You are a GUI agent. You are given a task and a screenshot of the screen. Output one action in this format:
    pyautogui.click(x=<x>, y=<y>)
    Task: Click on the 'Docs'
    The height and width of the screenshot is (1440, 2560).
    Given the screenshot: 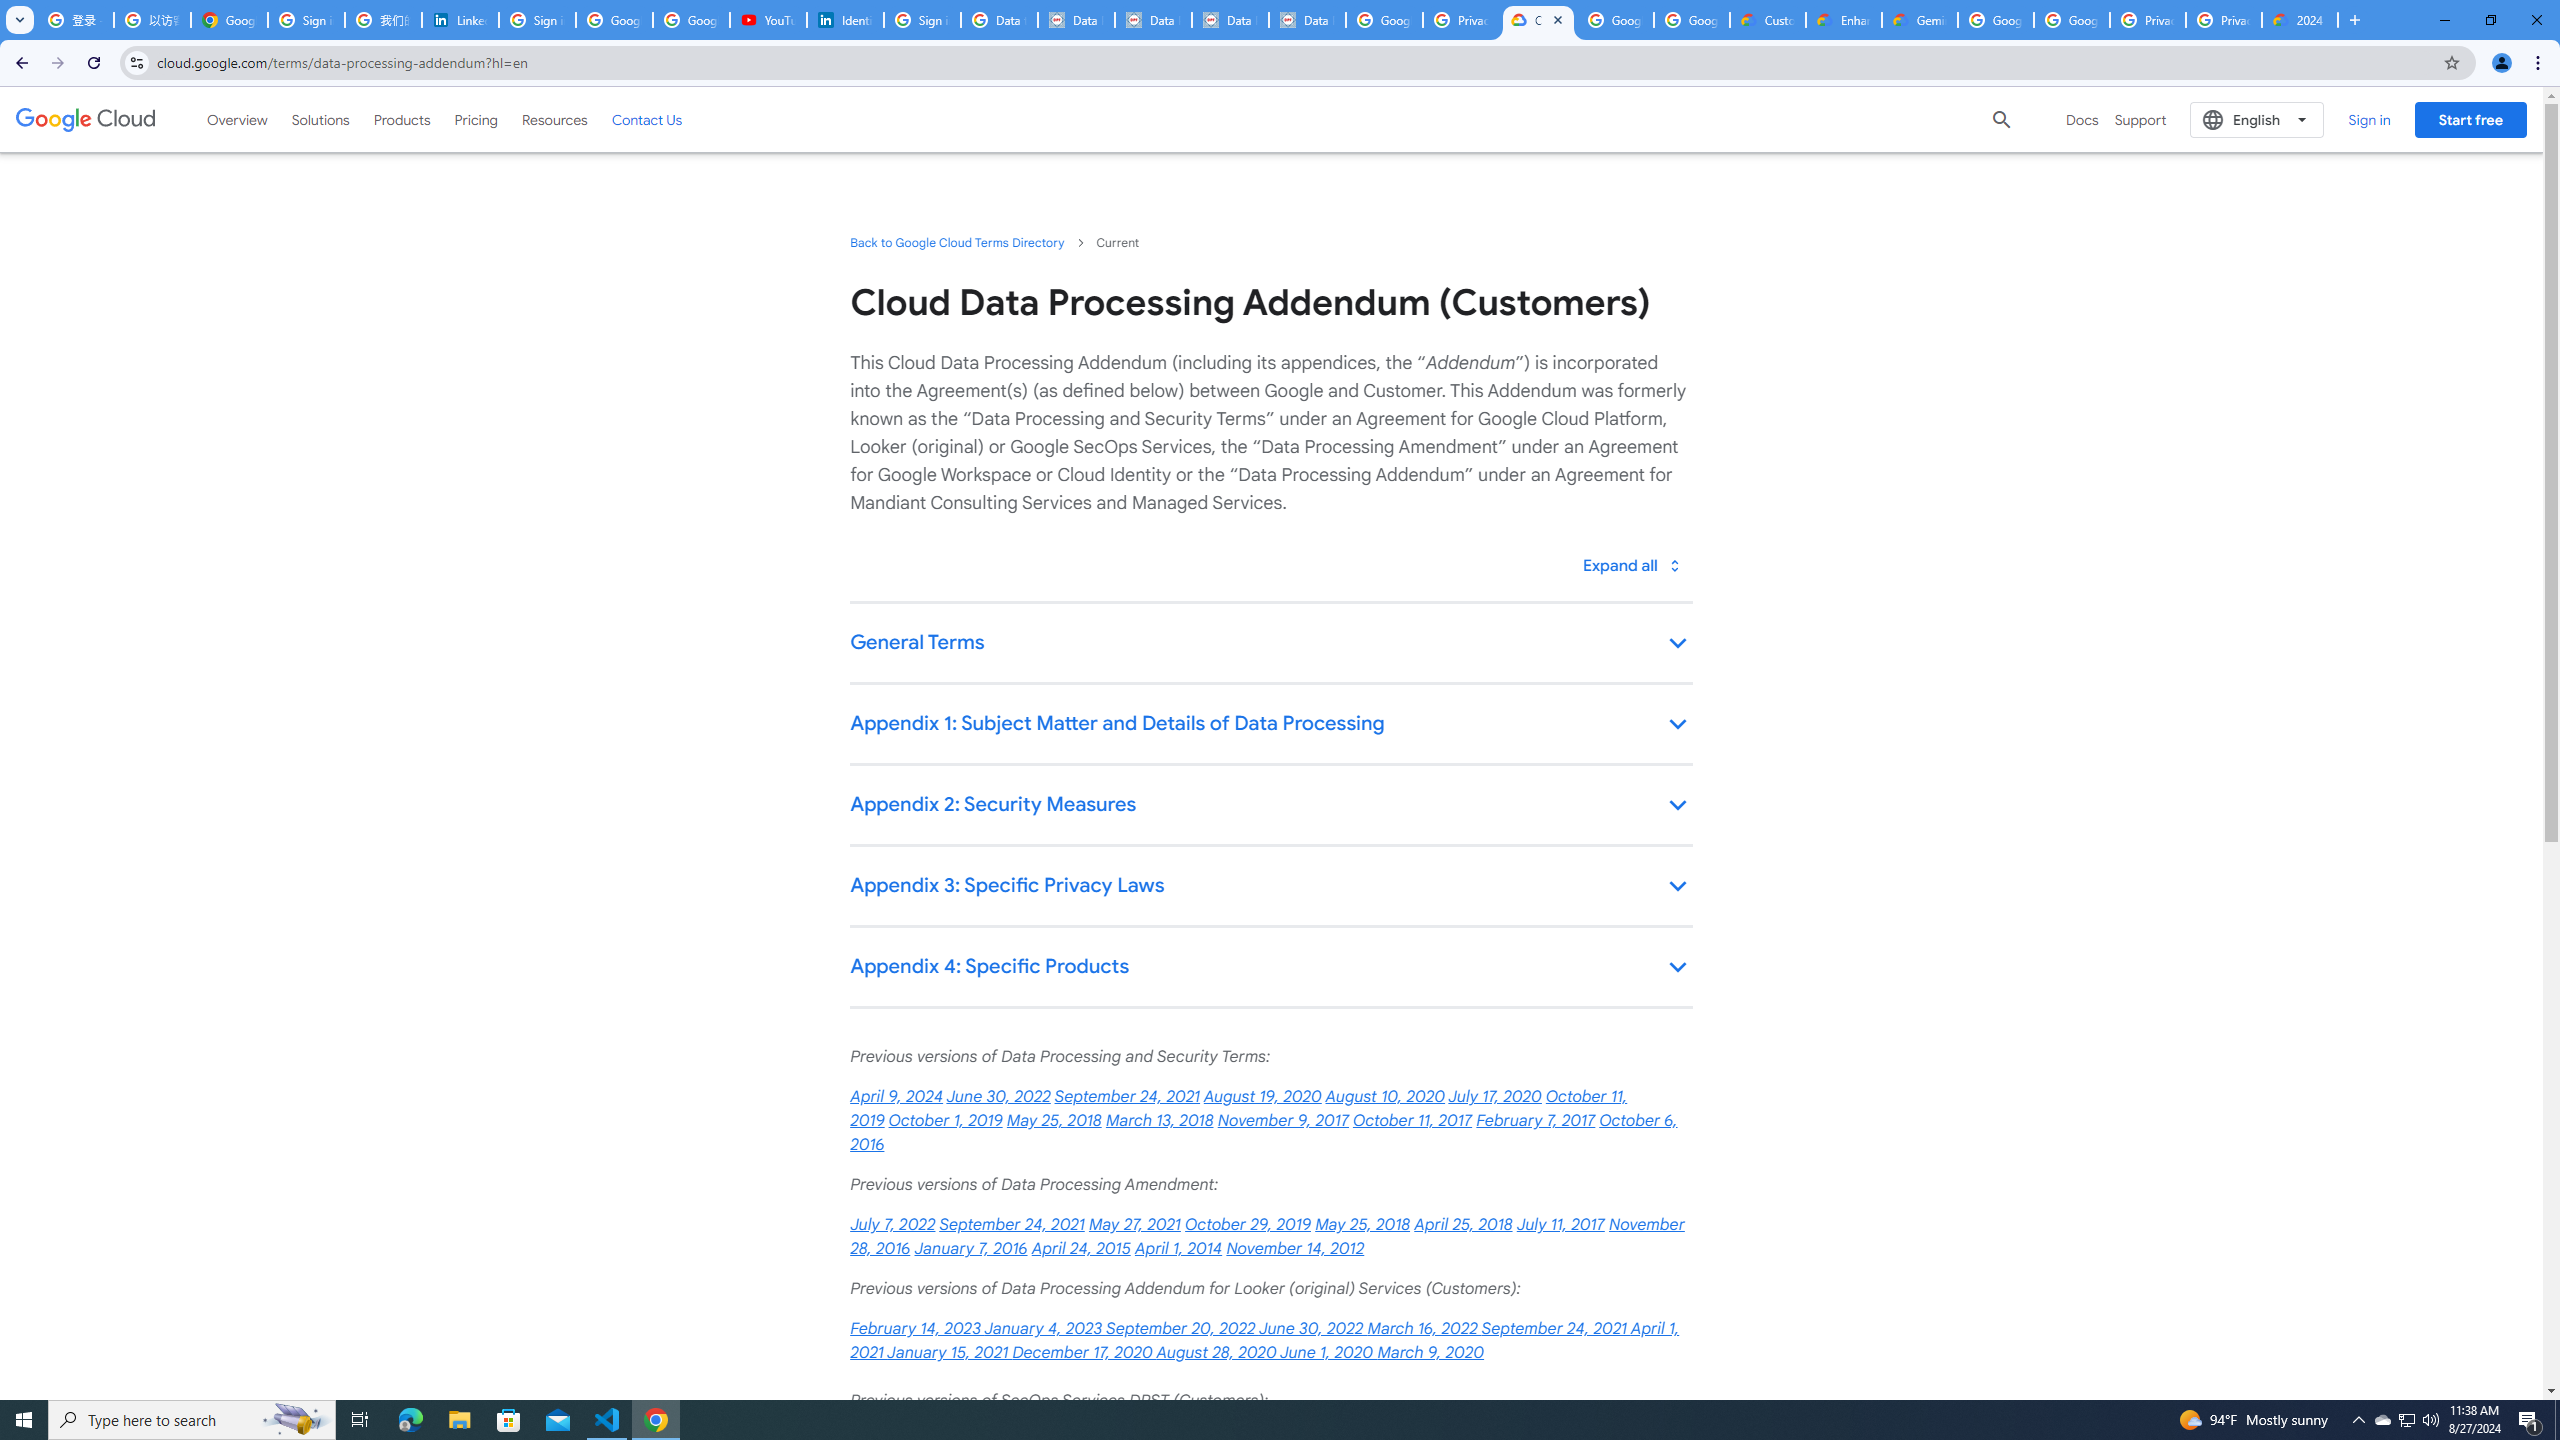 What is the action you would take?
    pyautogui.click(x=2082, y=118)
    